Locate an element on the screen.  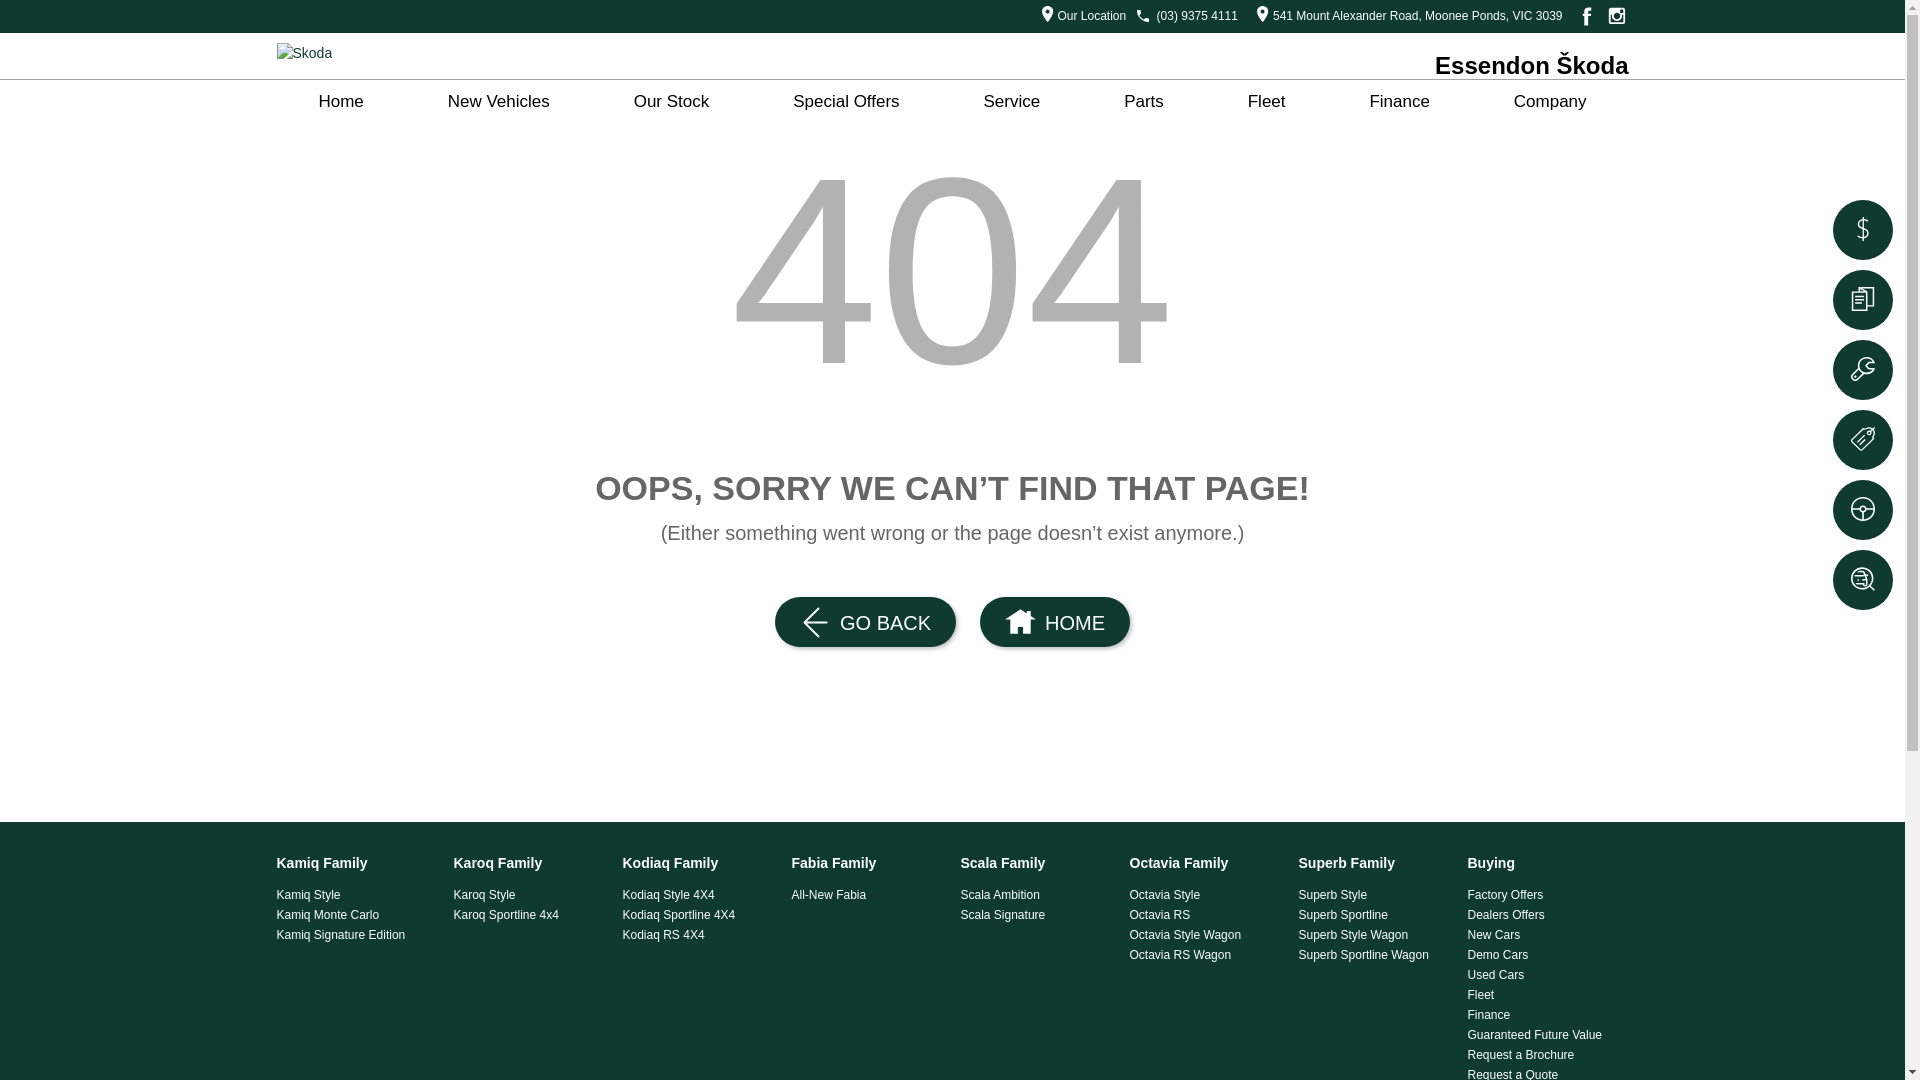
'Superb Sportline Wagon' is located at coordinates (1373, 954).